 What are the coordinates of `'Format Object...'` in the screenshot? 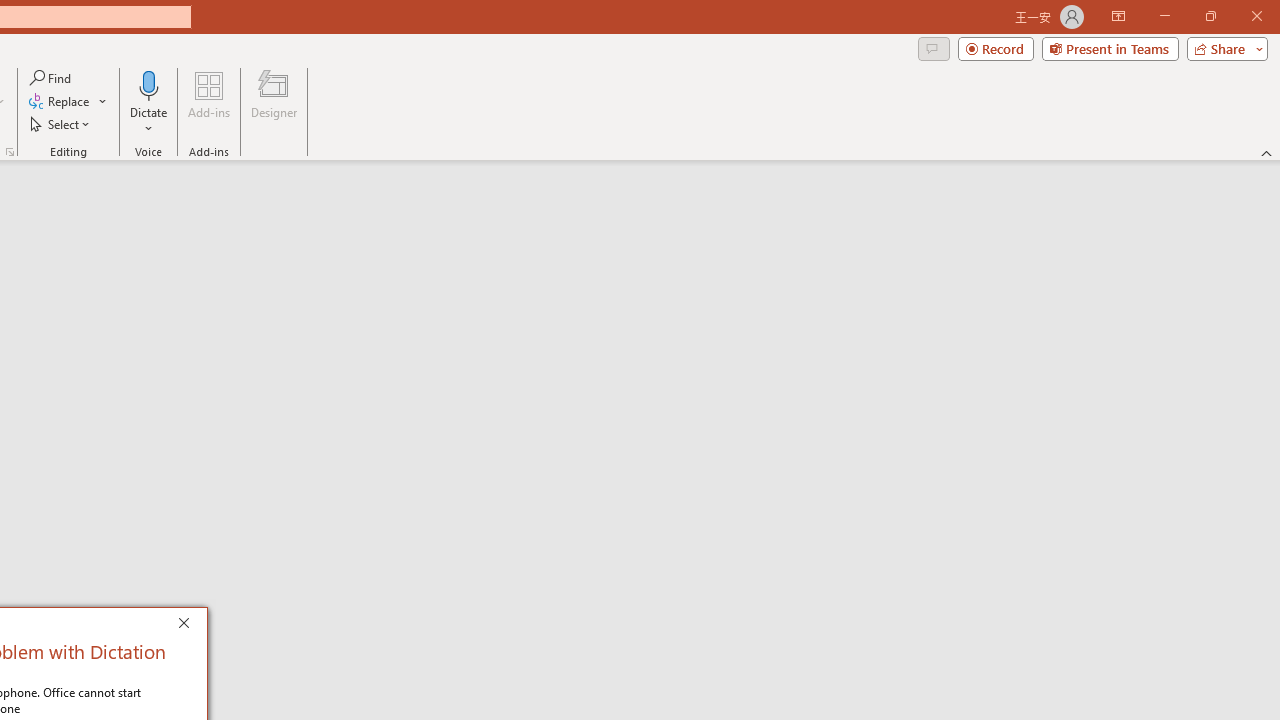 It's located at (10, 150).